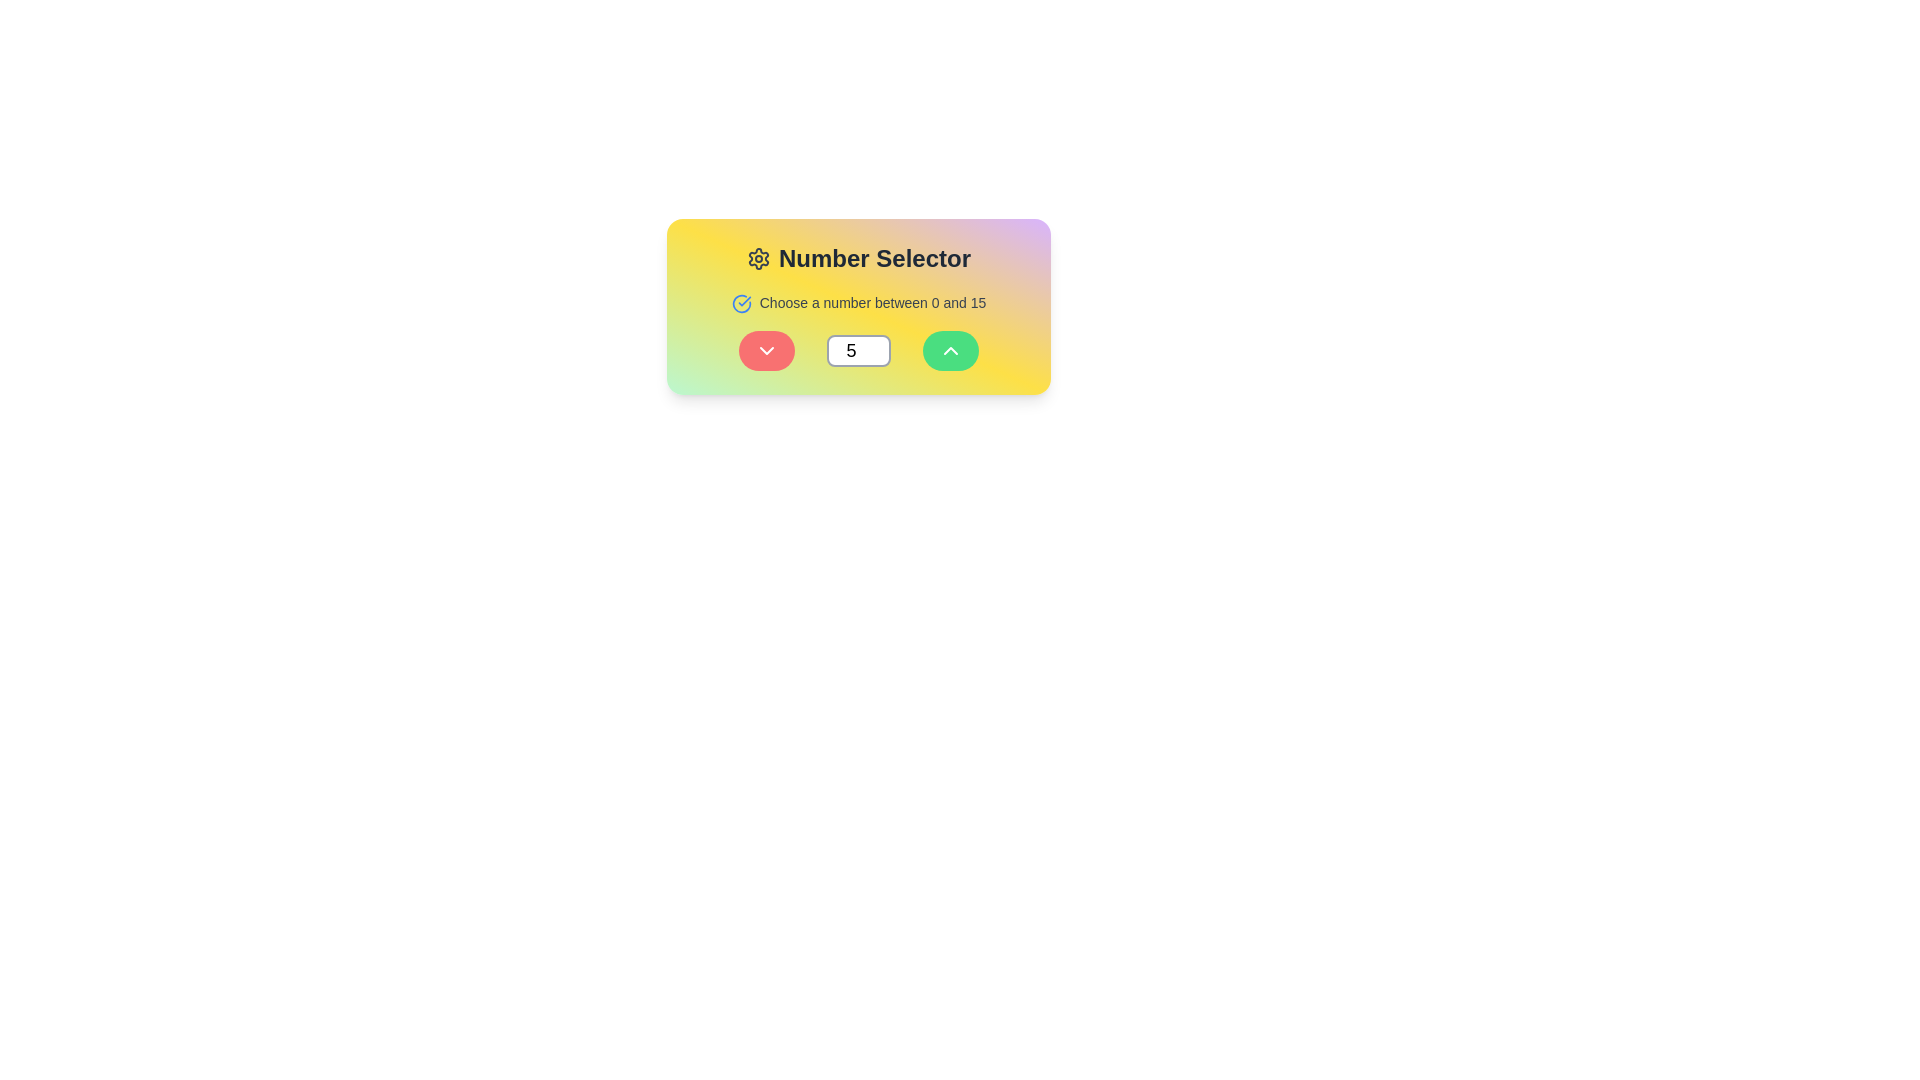 This screenshot has height=1080, width=1920. What do you see at coordinates (766, 350) in the screenshot?
I see `the first rounded button with a red background and a white downward chevron icon` at bounding box center [766, 350].